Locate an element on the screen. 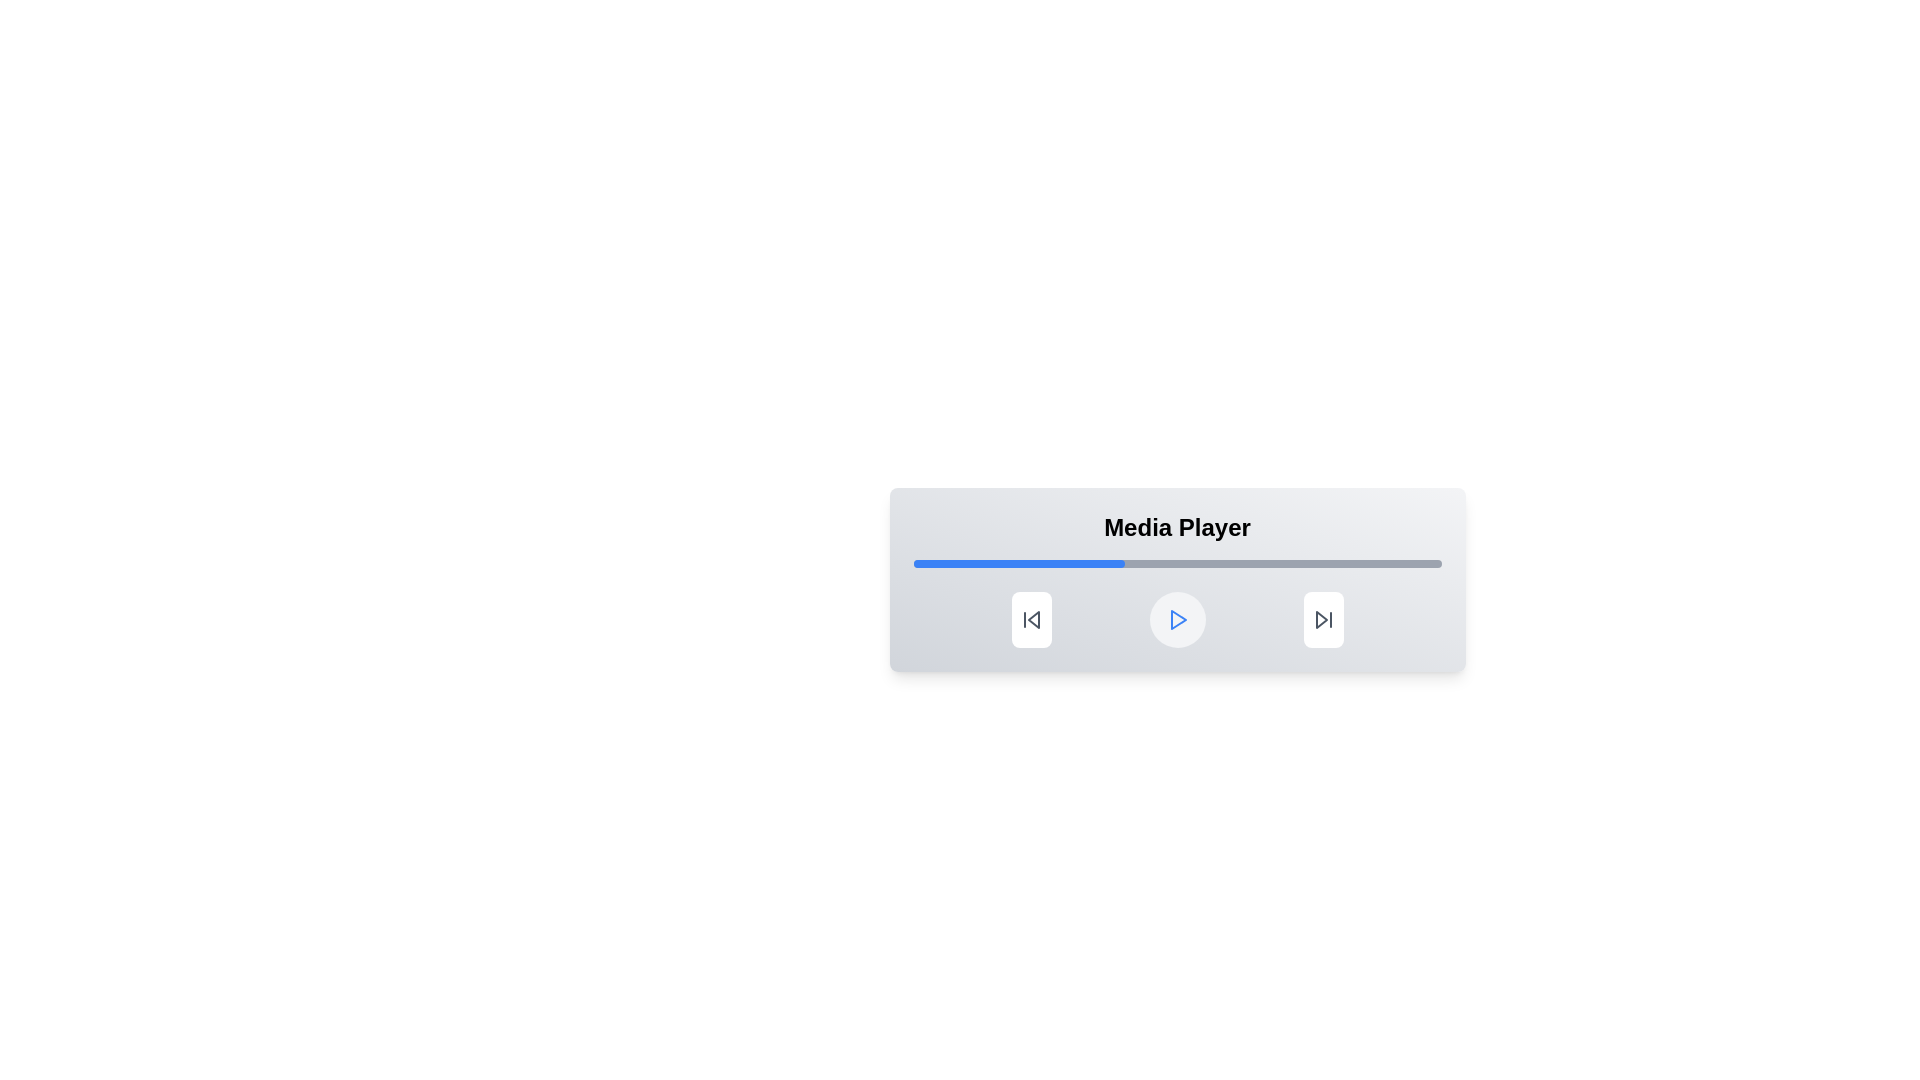 This screenshot has width=1920, height=1080. the skip-backward SVG icon located in the bottom-left corner of the media player interface is located at coordinates (1031, 619).